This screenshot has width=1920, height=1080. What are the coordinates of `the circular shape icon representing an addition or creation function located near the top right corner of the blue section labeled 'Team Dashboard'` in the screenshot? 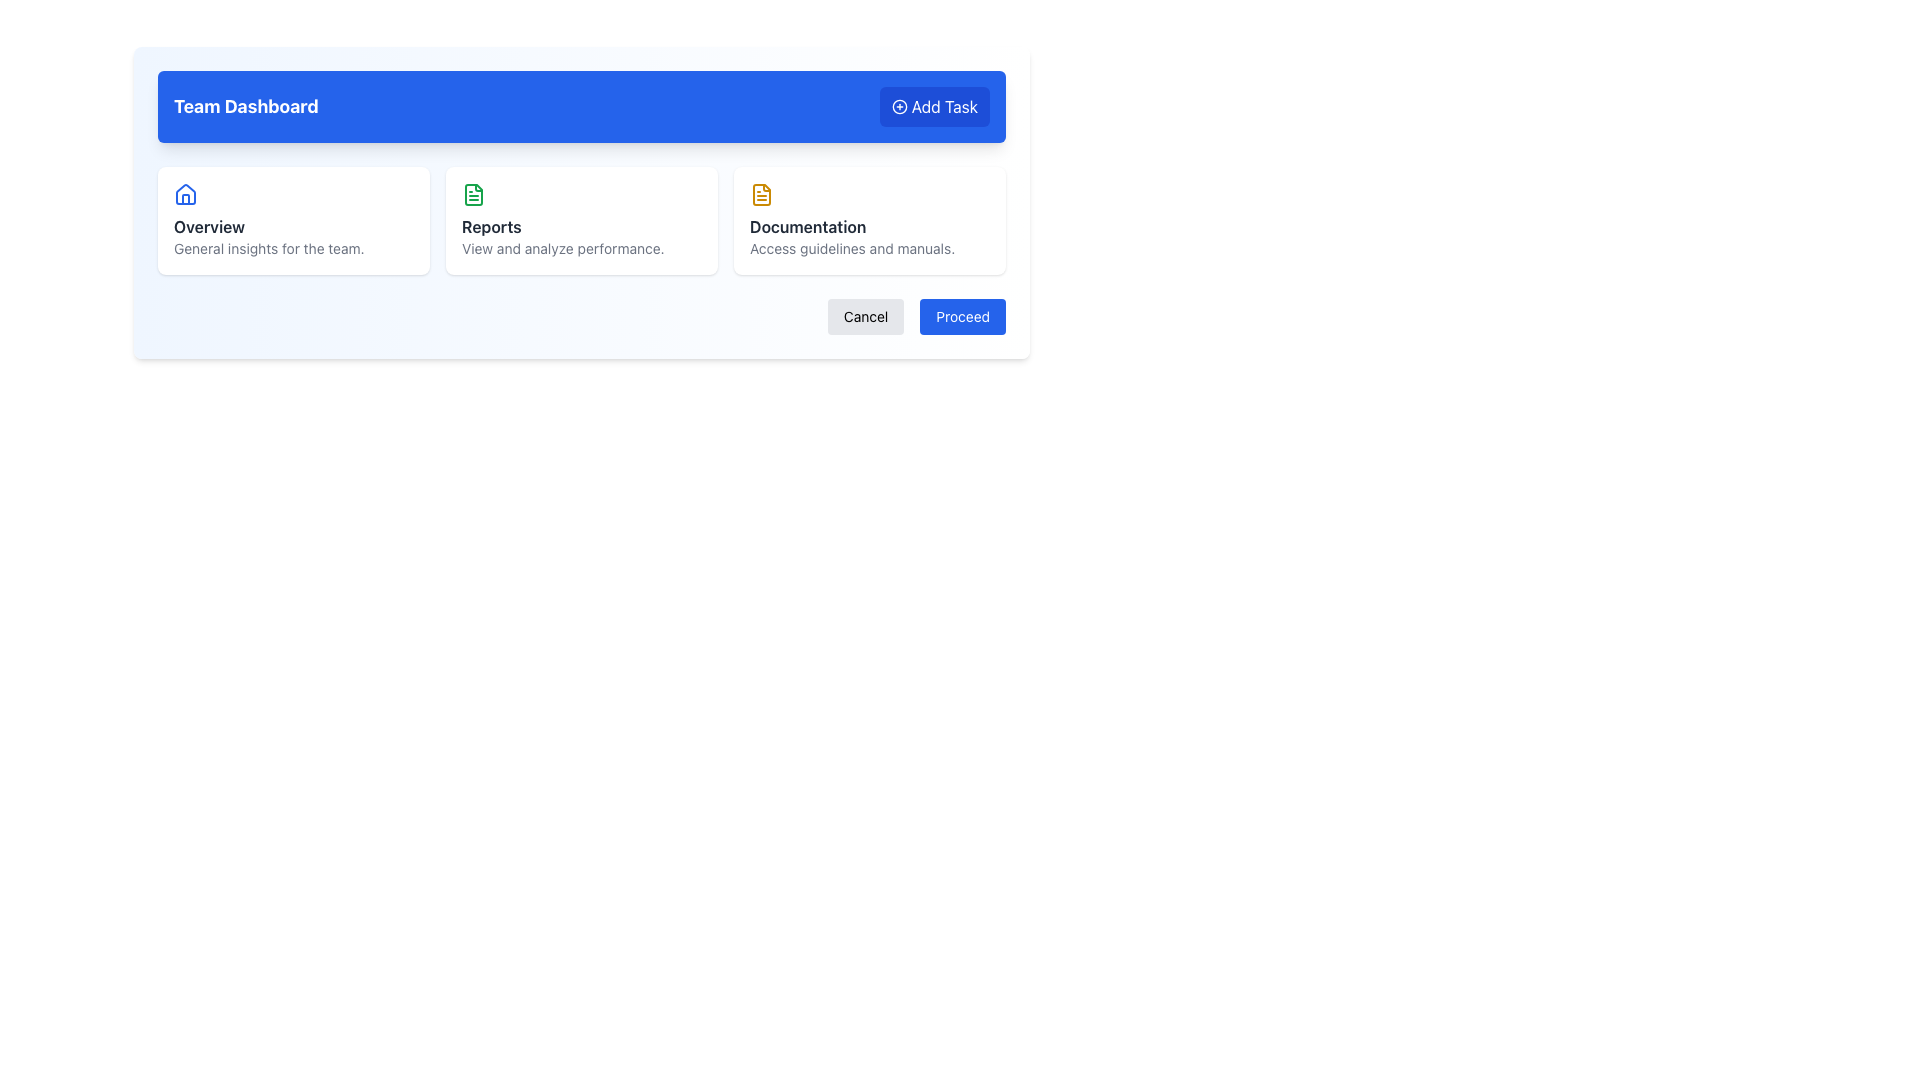 It's located at (898, 107).